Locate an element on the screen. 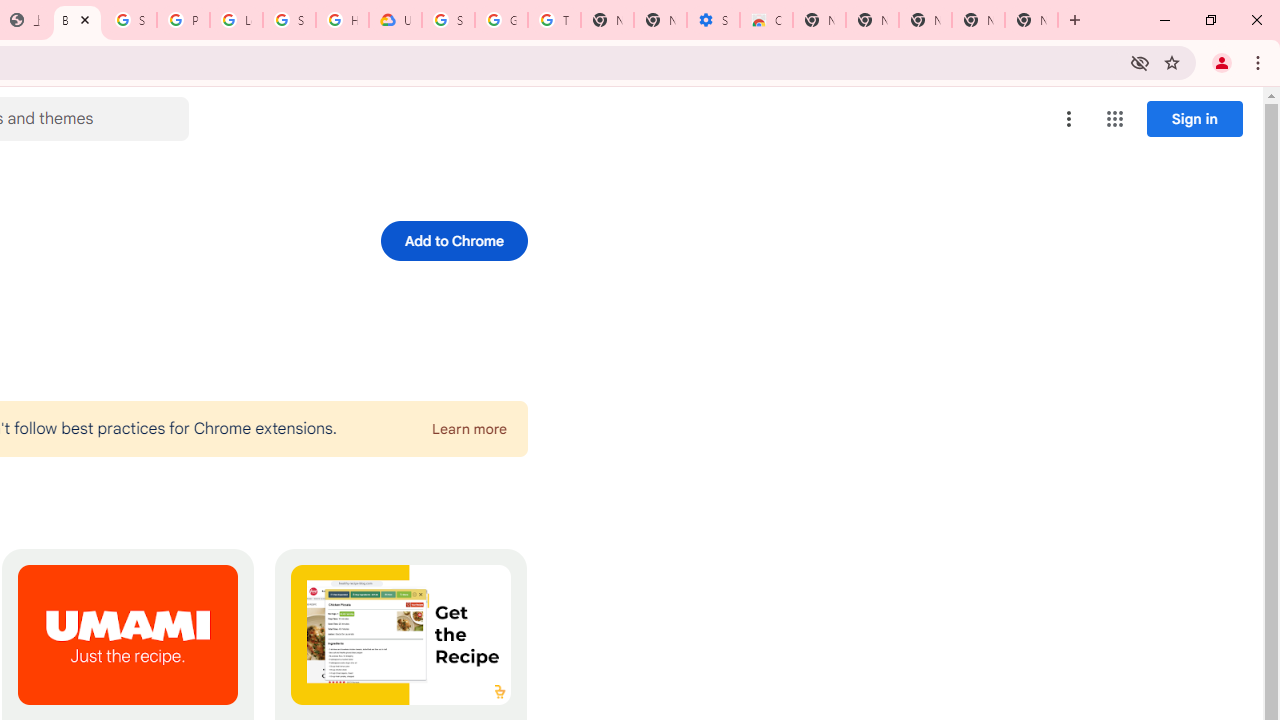  'Sign in - Google Accounts' is located at coordinates (129, 20).